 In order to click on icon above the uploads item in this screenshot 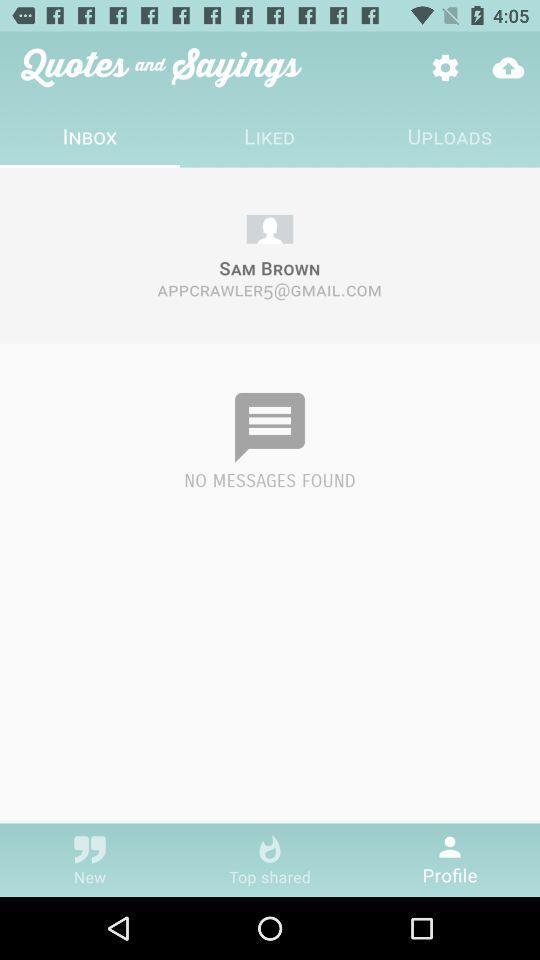, I will do `click(445, 67)`.